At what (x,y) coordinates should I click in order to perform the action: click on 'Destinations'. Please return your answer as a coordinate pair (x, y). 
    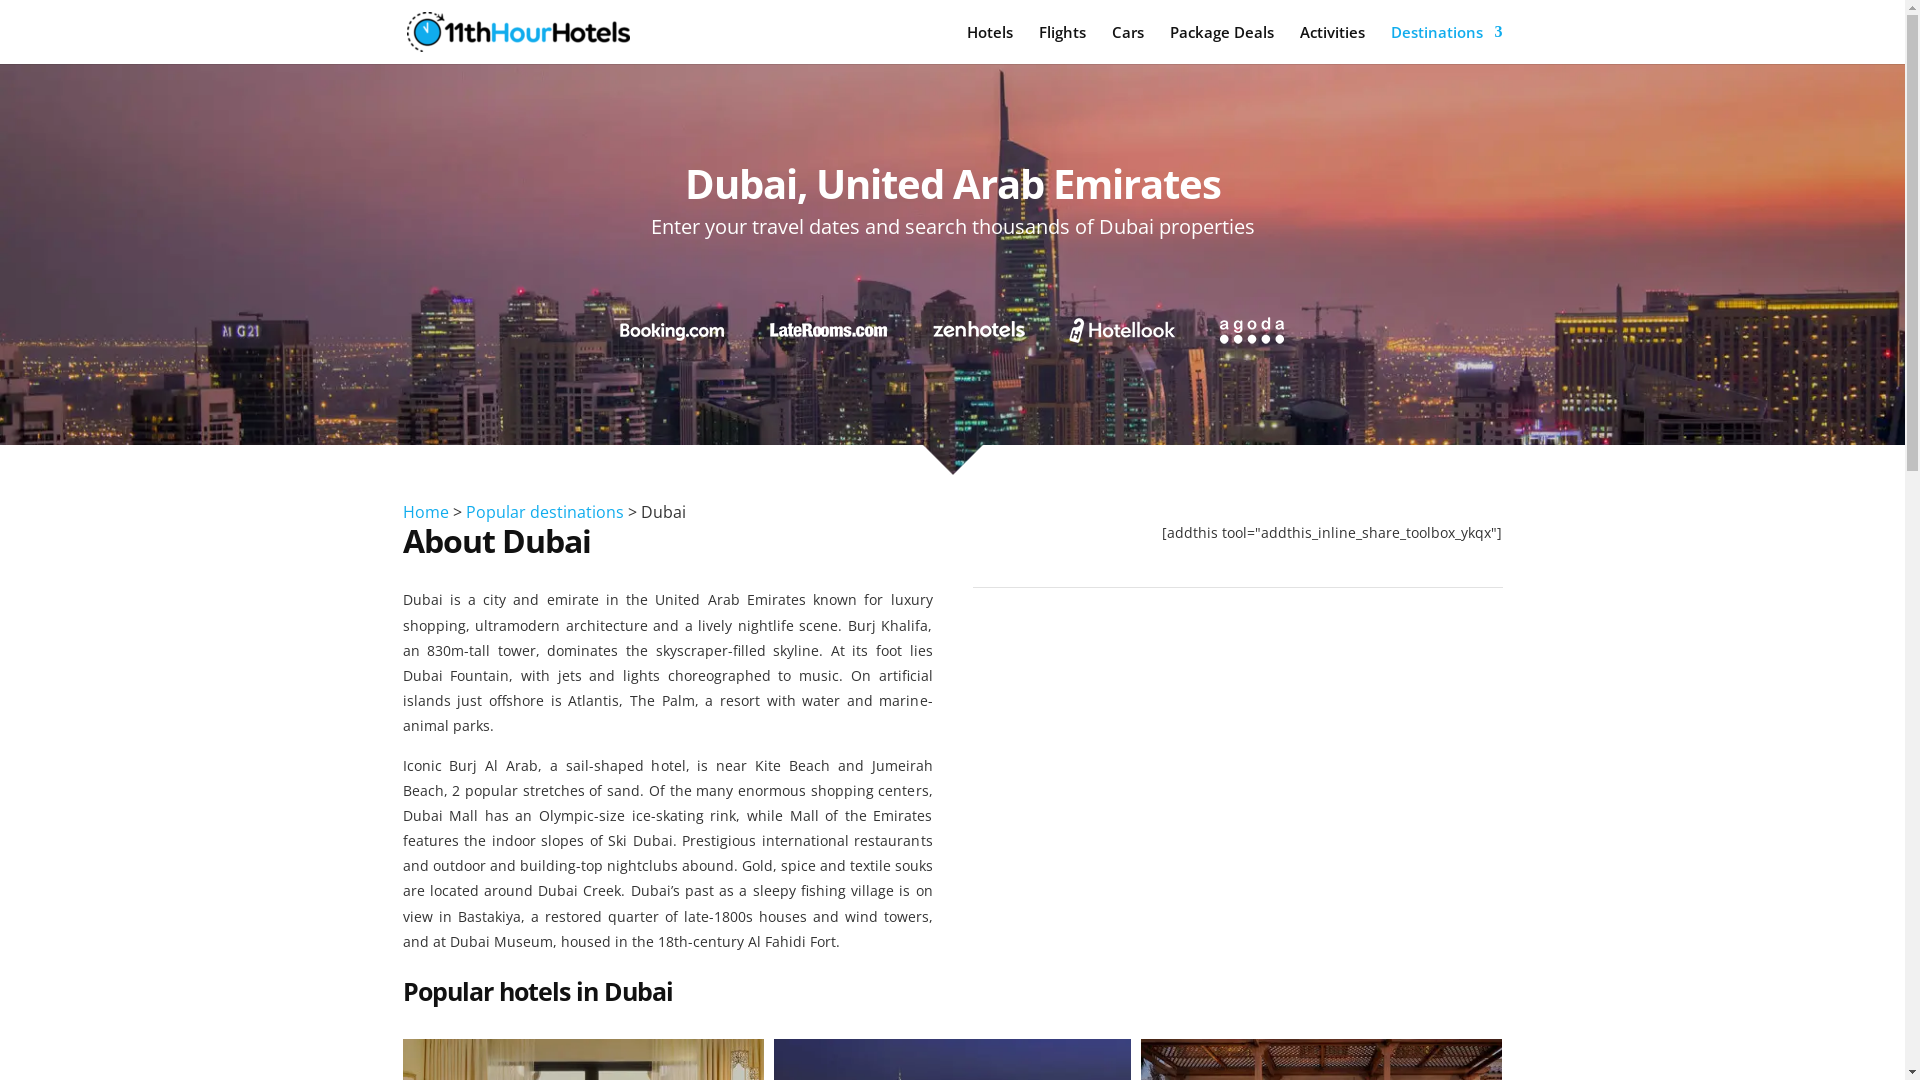
    Looking at the image, I should click on (1445, 44).